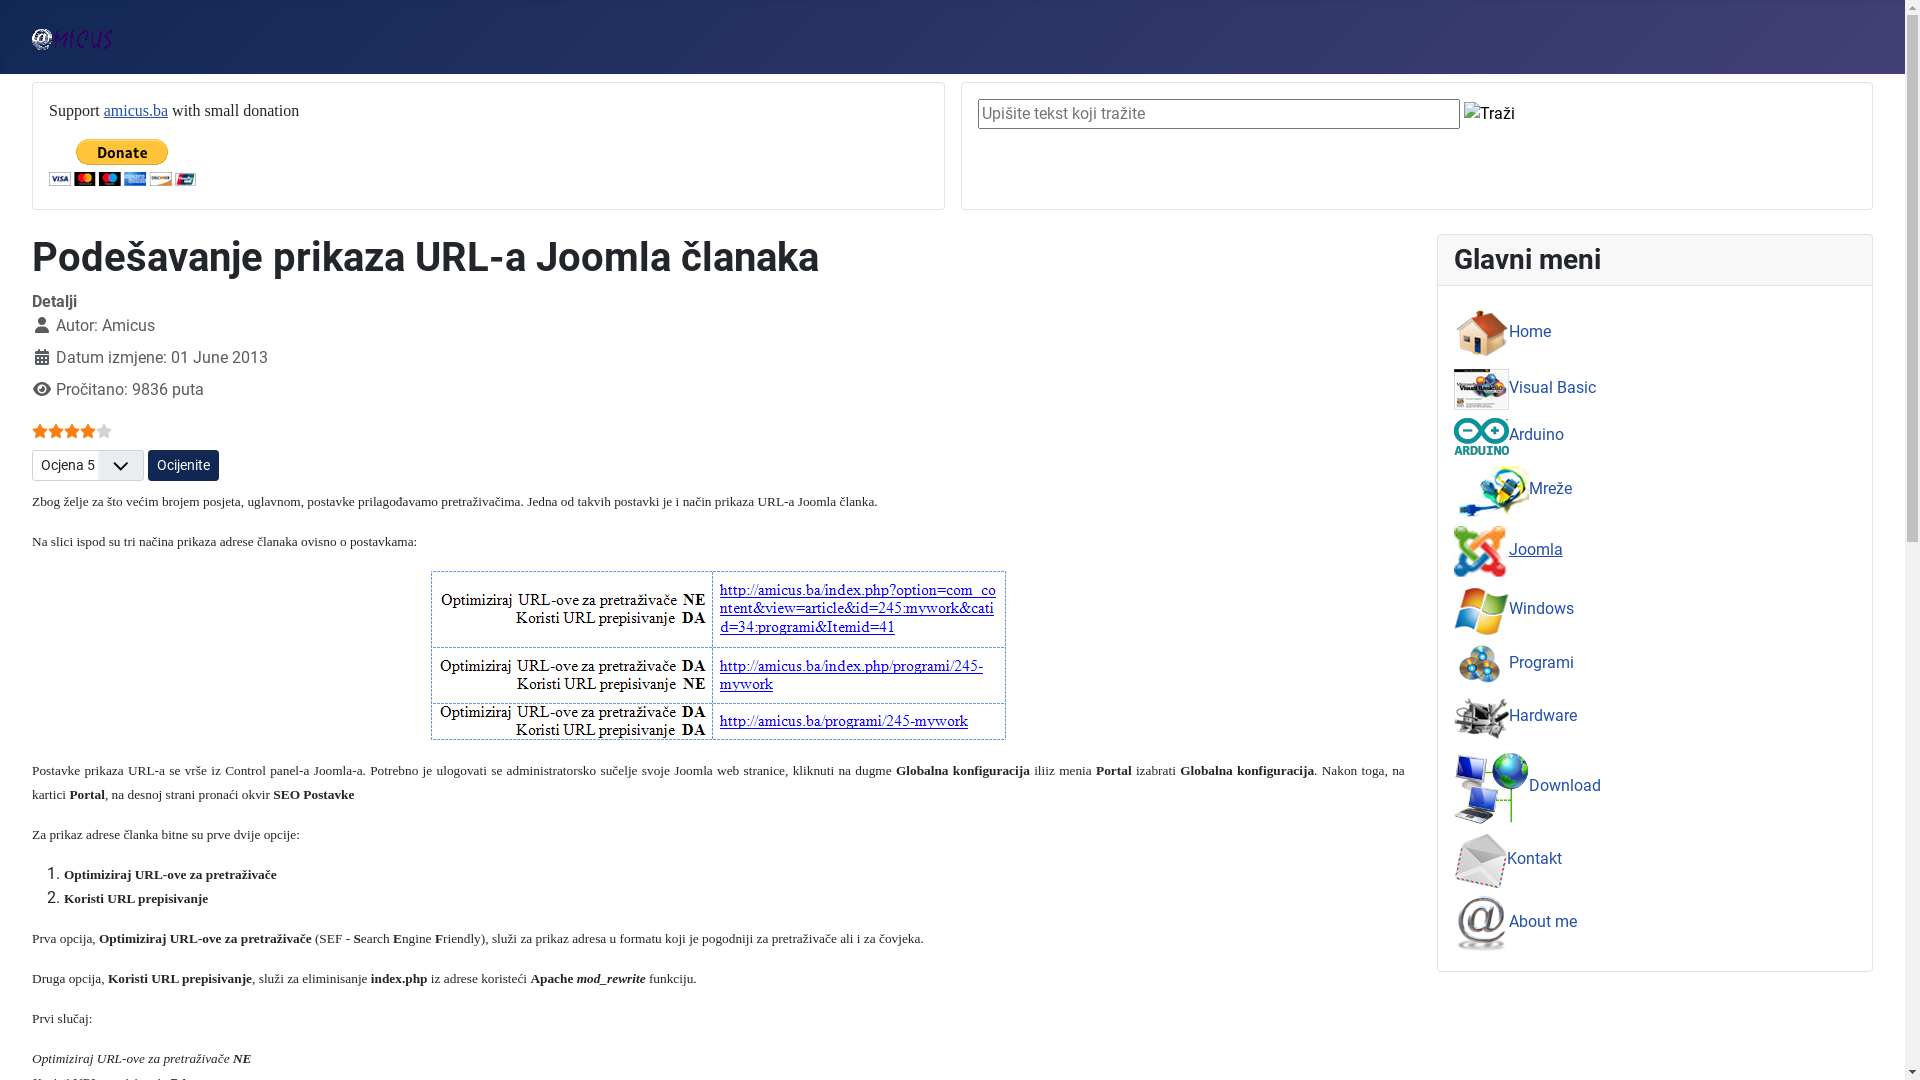 Image resolution: width=1920 pixels, height=1080 pixels. What do you see at coordinates (183, 465) in the screenshot?
I see `'Ocijenite'` at bounding box center [183, 465].